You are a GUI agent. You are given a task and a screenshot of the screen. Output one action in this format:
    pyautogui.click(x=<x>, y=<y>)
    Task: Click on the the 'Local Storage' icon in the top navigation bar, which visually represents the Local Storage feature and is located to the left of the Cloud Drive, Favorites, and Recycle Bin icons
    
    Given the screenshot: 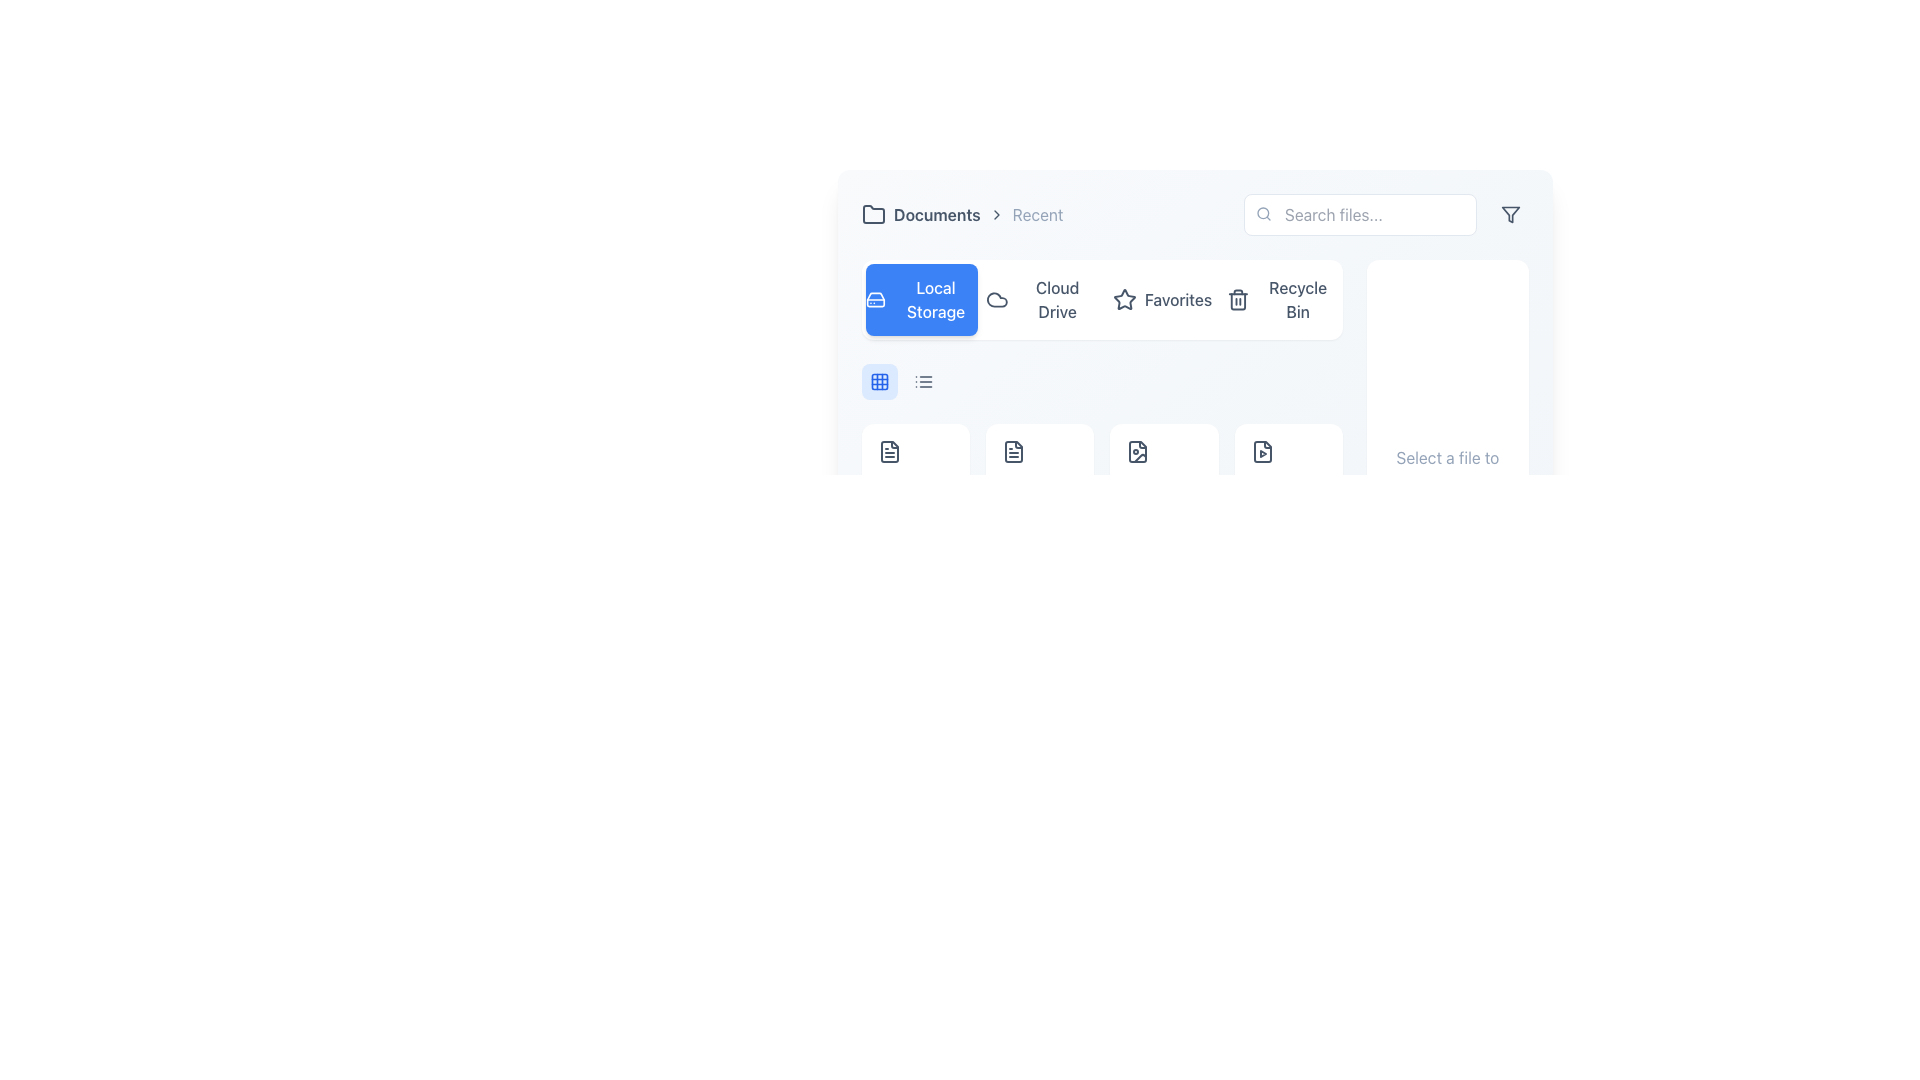 What is the action you would take?
    pyautogui.click(x=875, y=300)
    